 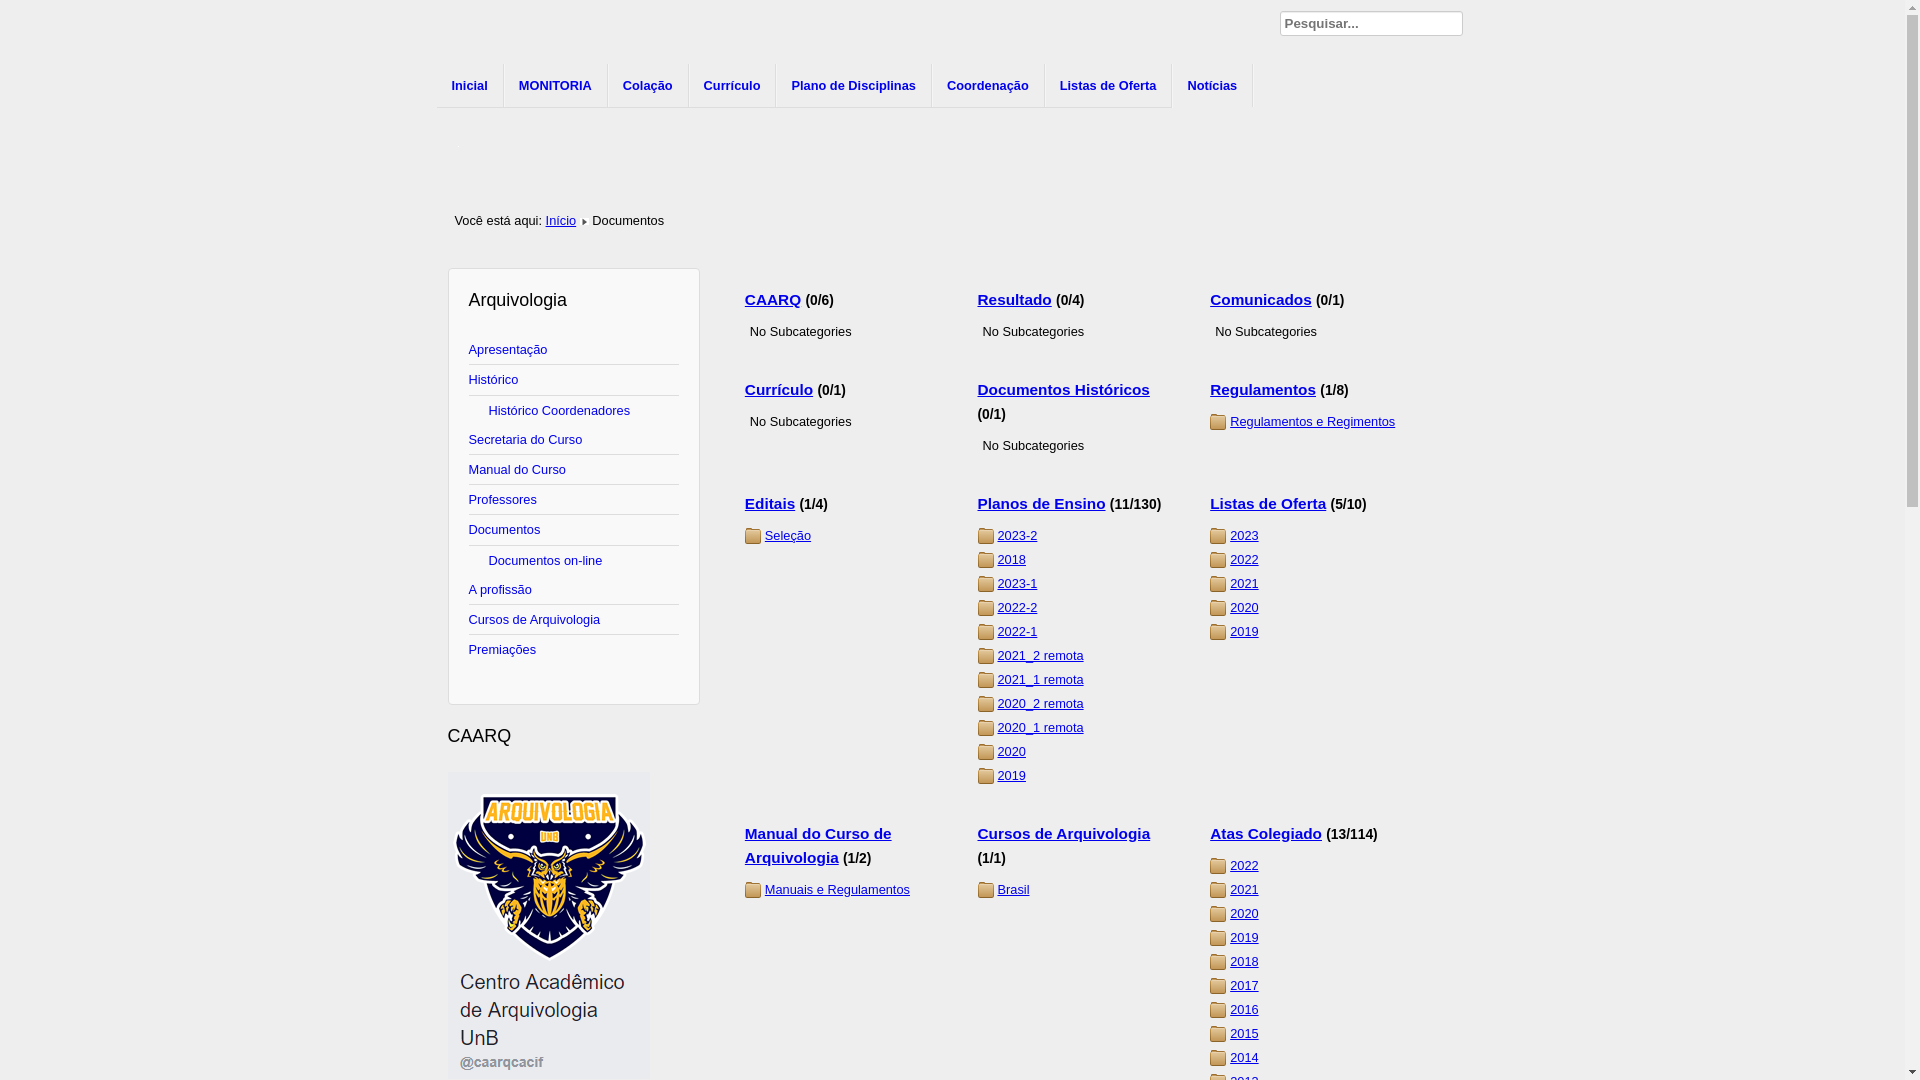 I want to click on '2022-1', so click(x=1017, y=631).